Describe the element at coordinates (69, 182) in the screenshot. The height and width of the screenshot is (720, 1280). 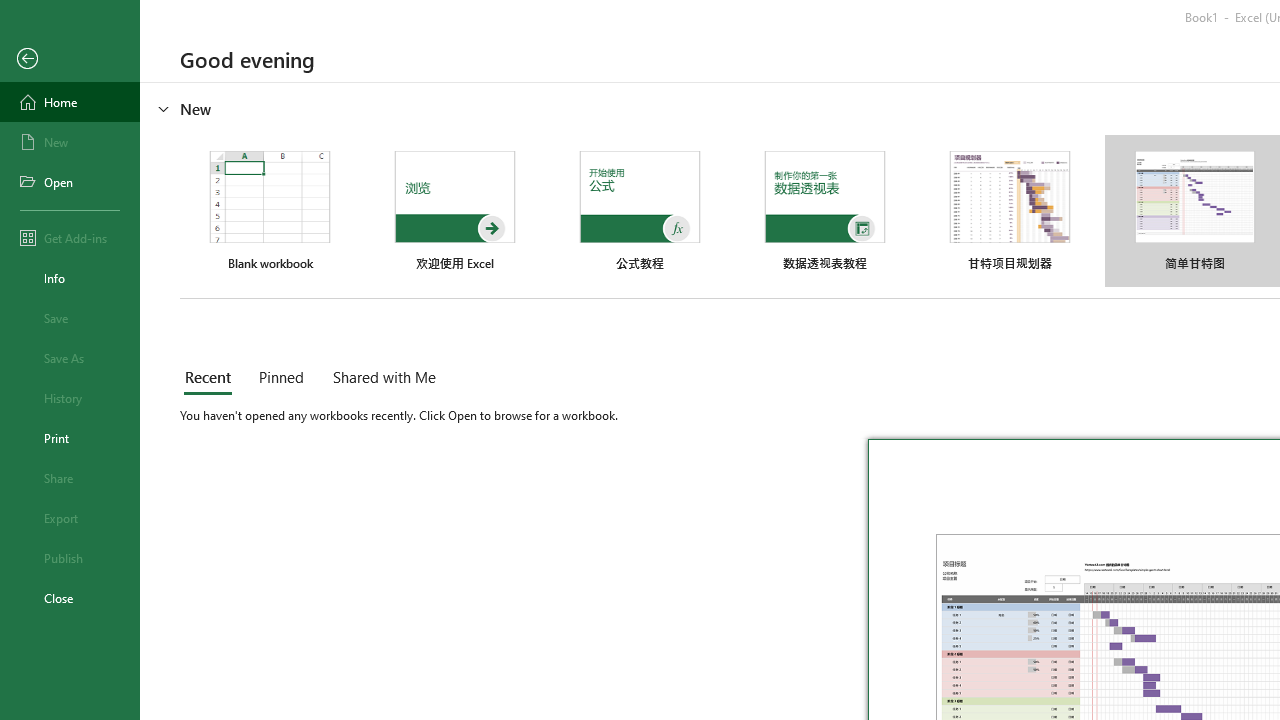
I see `'Open'` at that location.